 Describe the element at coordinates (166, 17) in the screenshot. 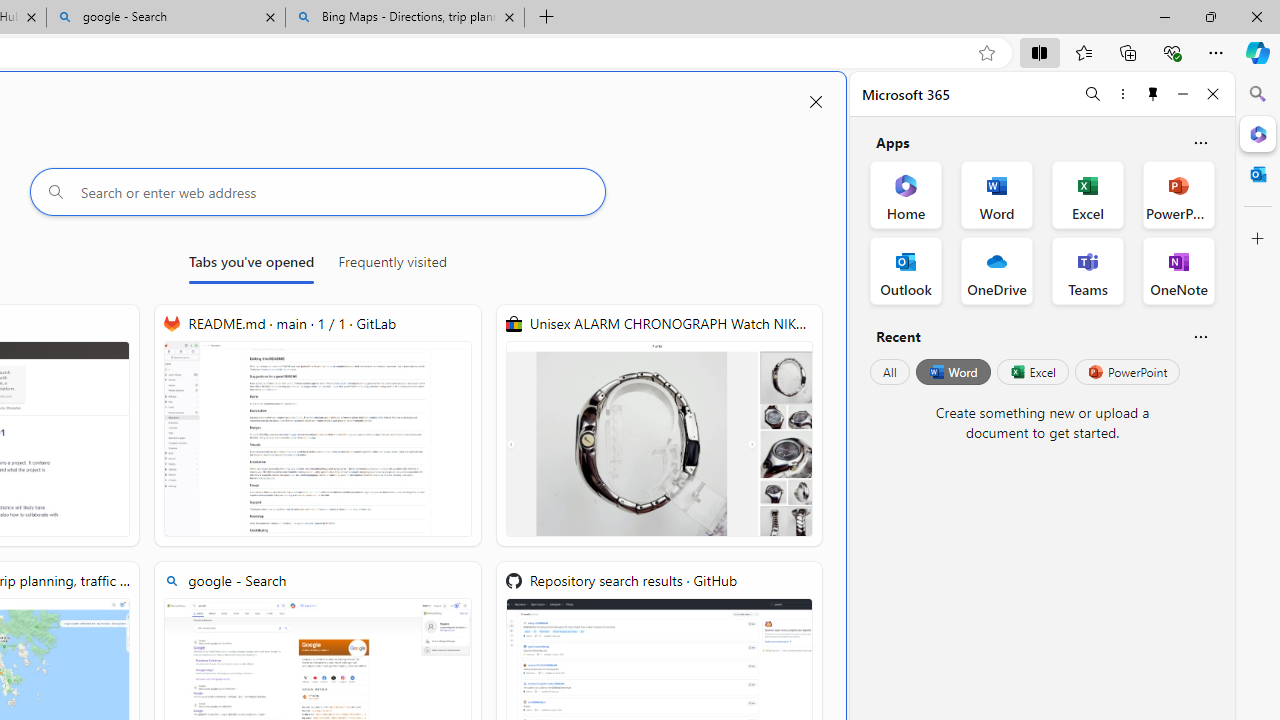

I see `'google - Search'` at that location.